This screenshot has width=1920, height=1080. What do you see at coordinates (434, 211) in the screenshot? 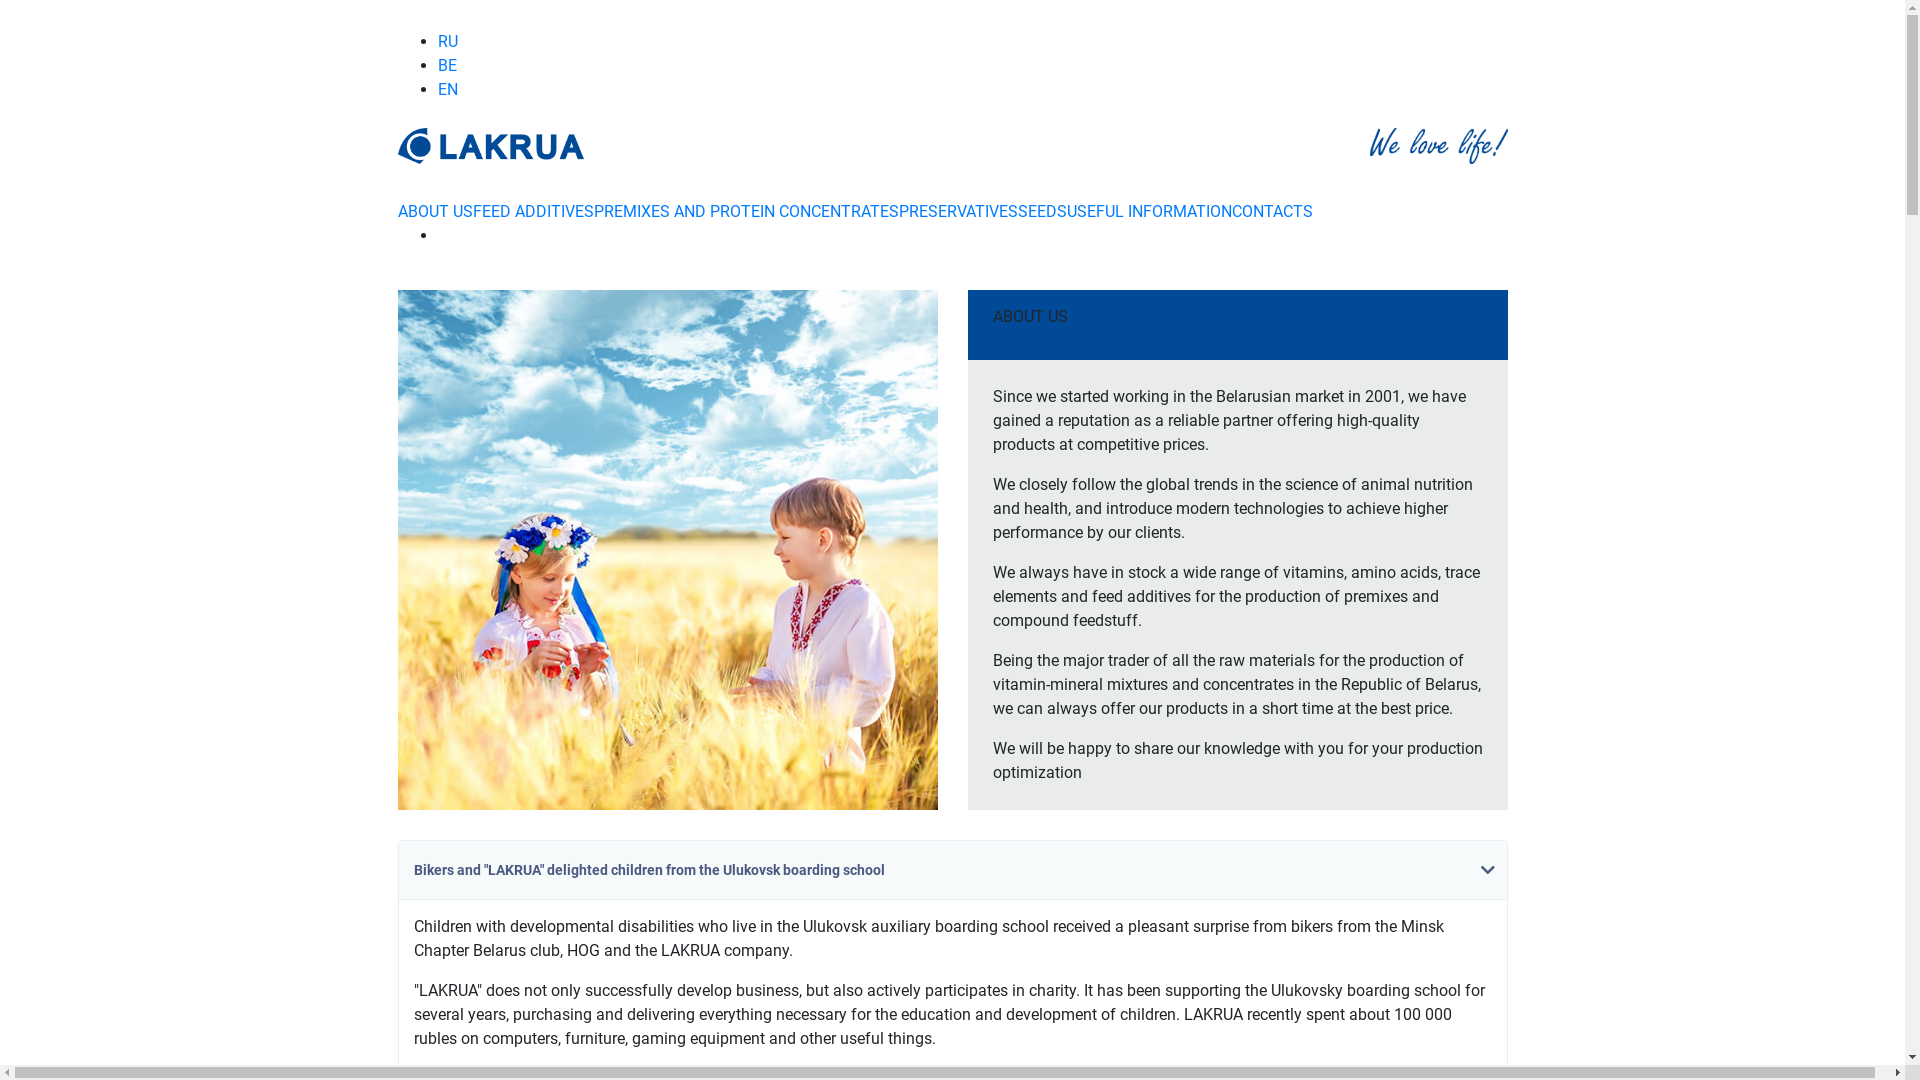
I see `'ABOUT US'` at bounding box center [434, 211].